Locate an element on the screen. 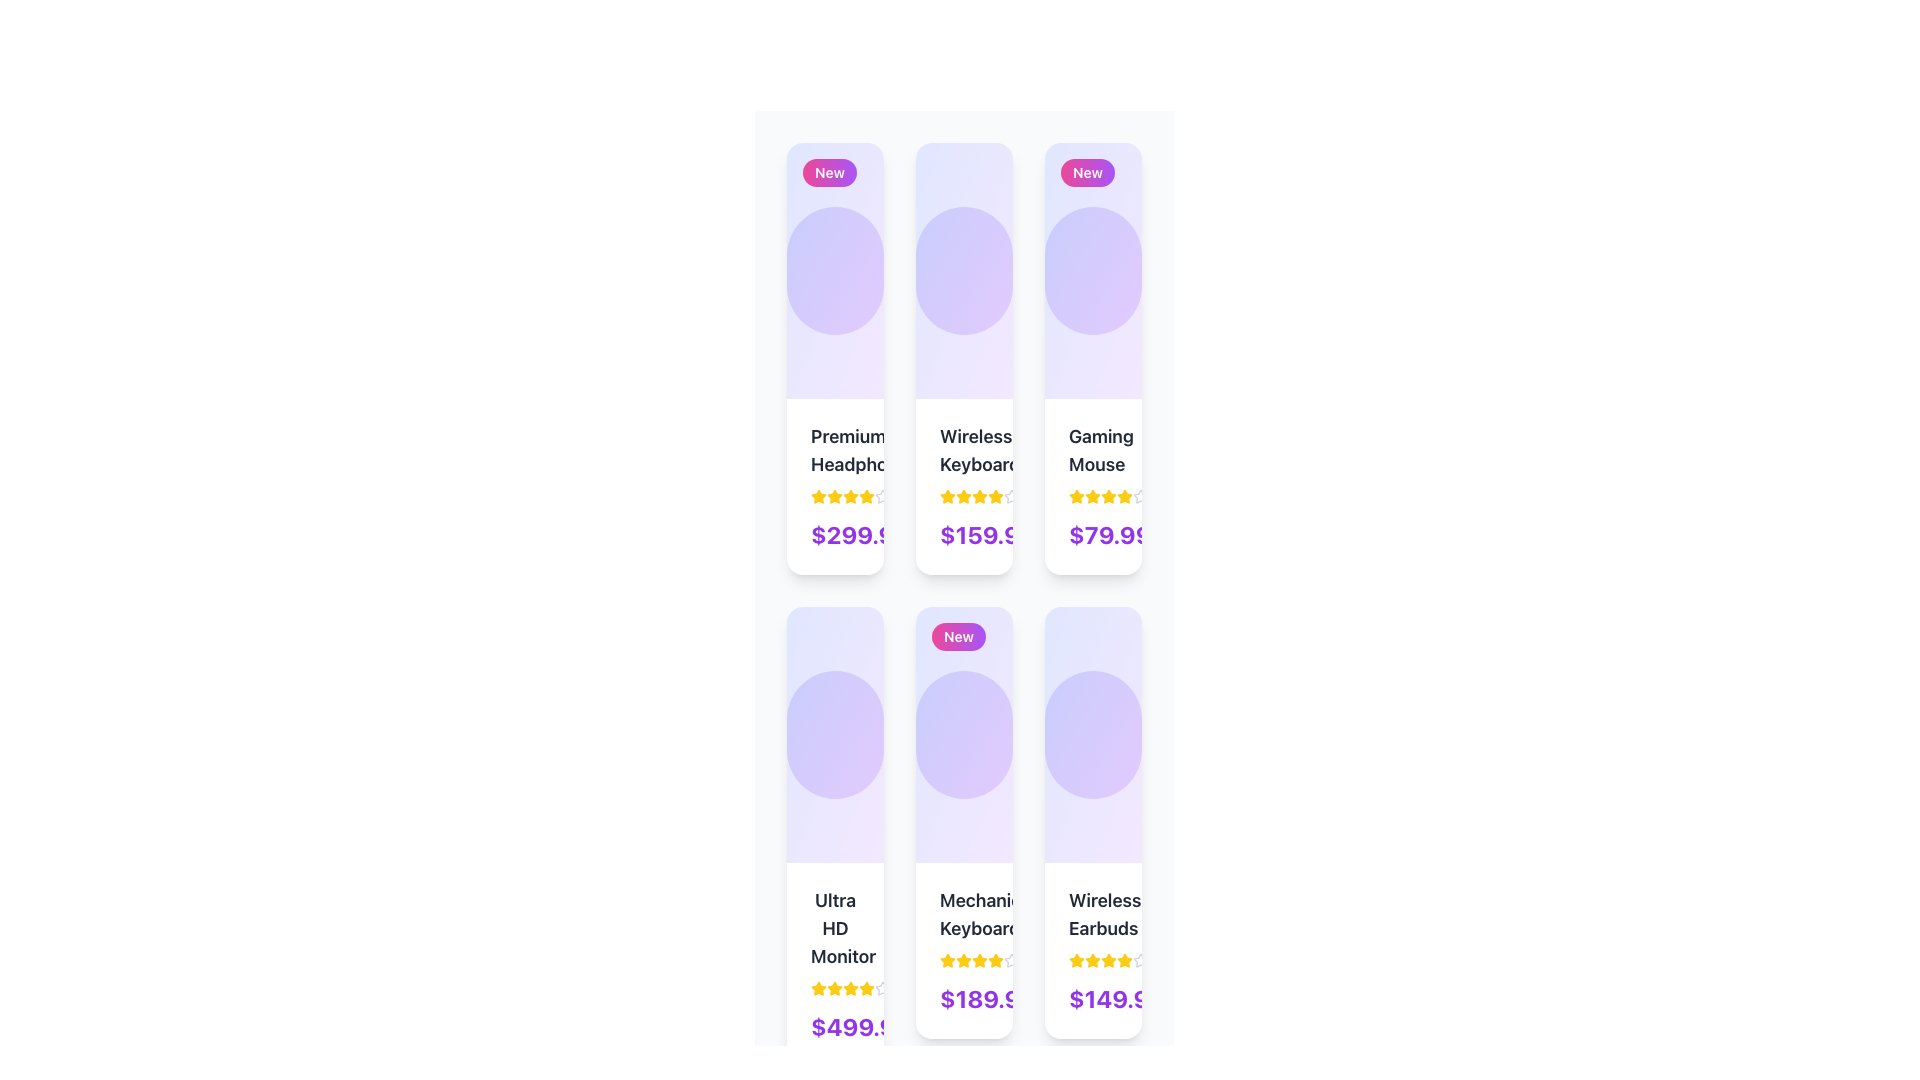  the first star icon in the star rating system for the 'Wireless Keyboard' product to rate it is located at coordinates (947, 496).